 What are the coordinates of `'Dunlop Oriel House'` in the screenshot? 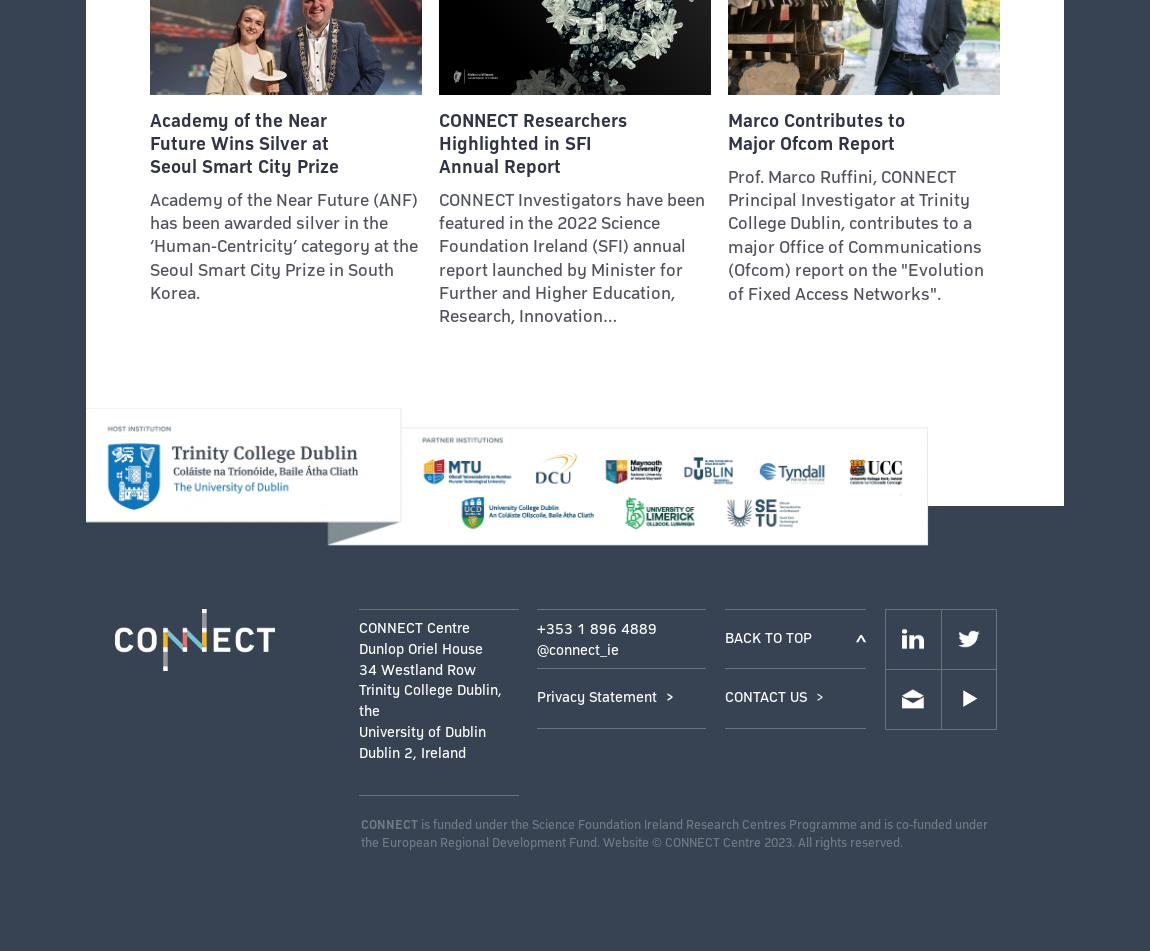 It's located at (421, 647).